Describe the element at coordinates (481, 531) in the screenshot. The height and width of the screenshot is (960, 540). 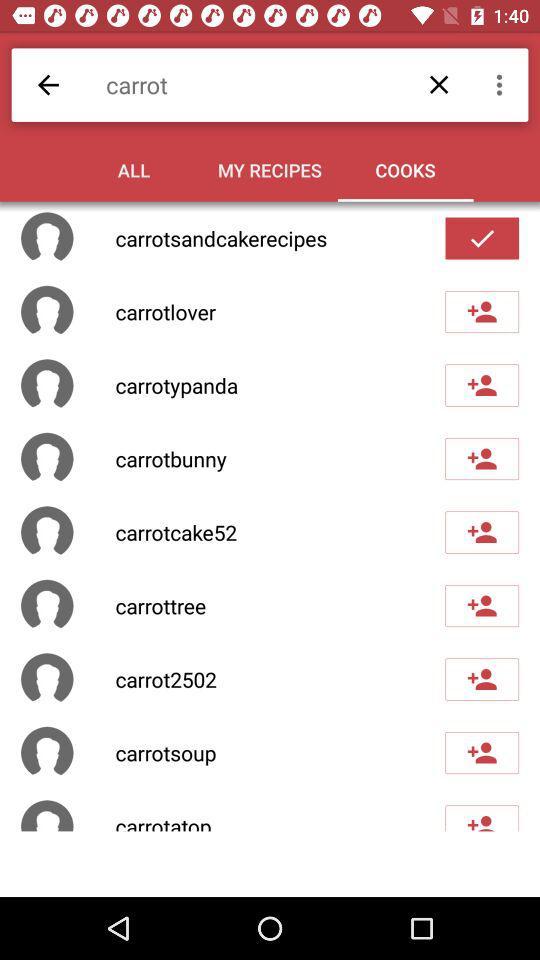
I see `follow user` at that location.